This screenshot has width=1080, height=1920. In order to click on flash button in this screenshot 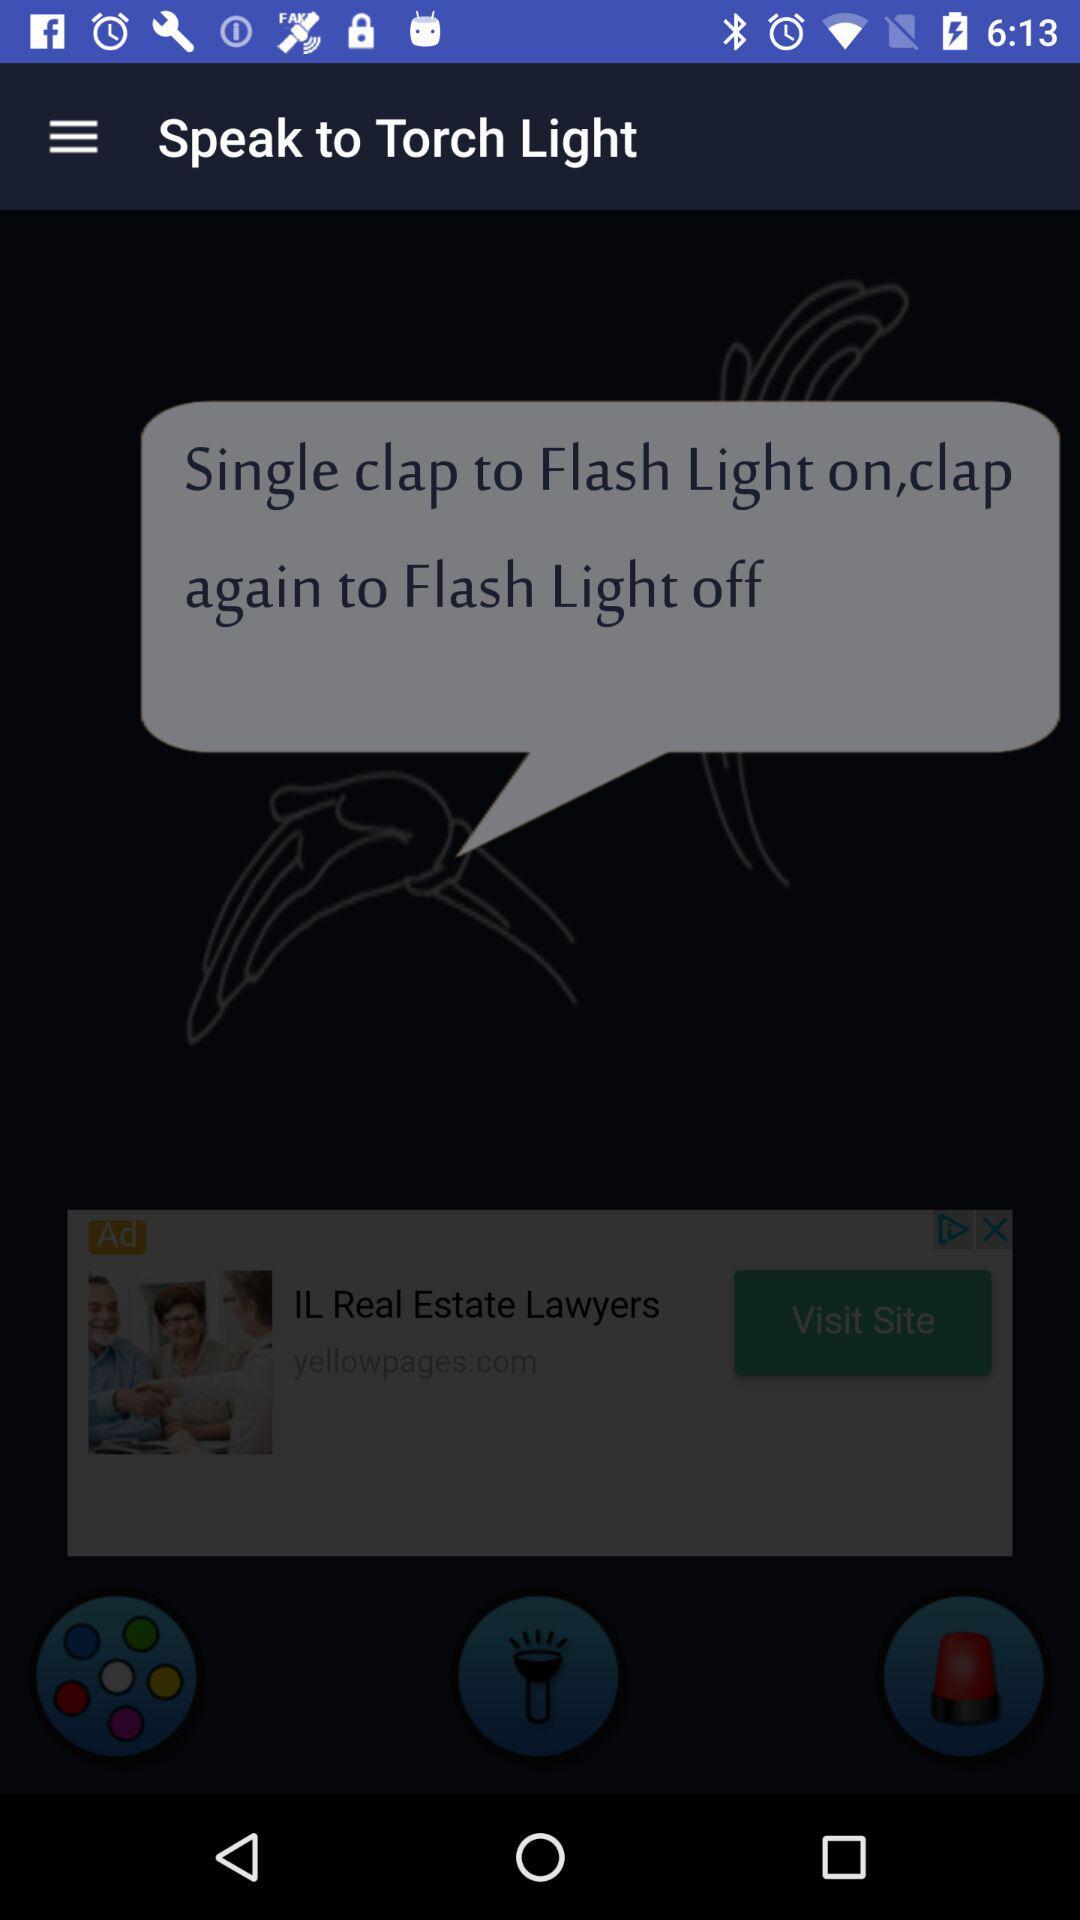, I will do `click(540, 1675)`.